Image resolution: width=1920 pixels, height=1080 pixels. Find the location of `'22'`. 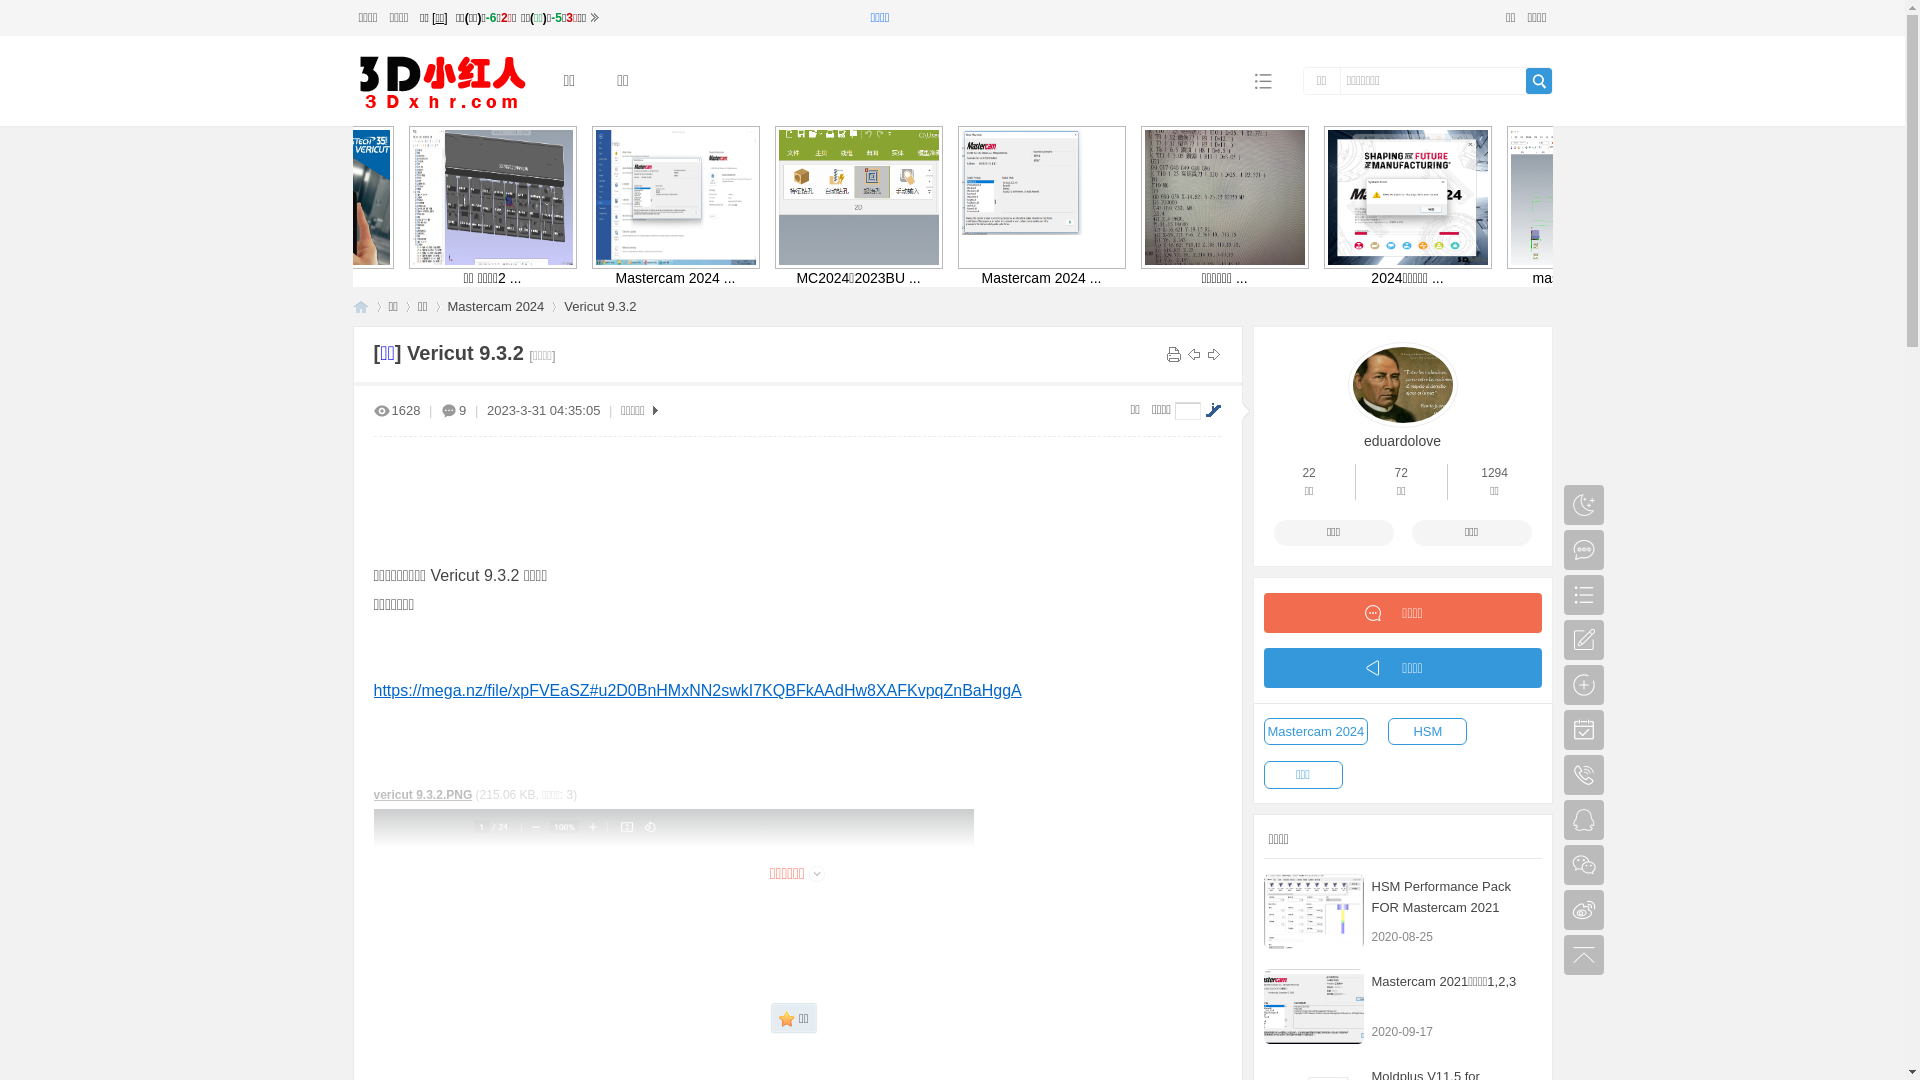

'22' is located at coordinates (1301, 473).